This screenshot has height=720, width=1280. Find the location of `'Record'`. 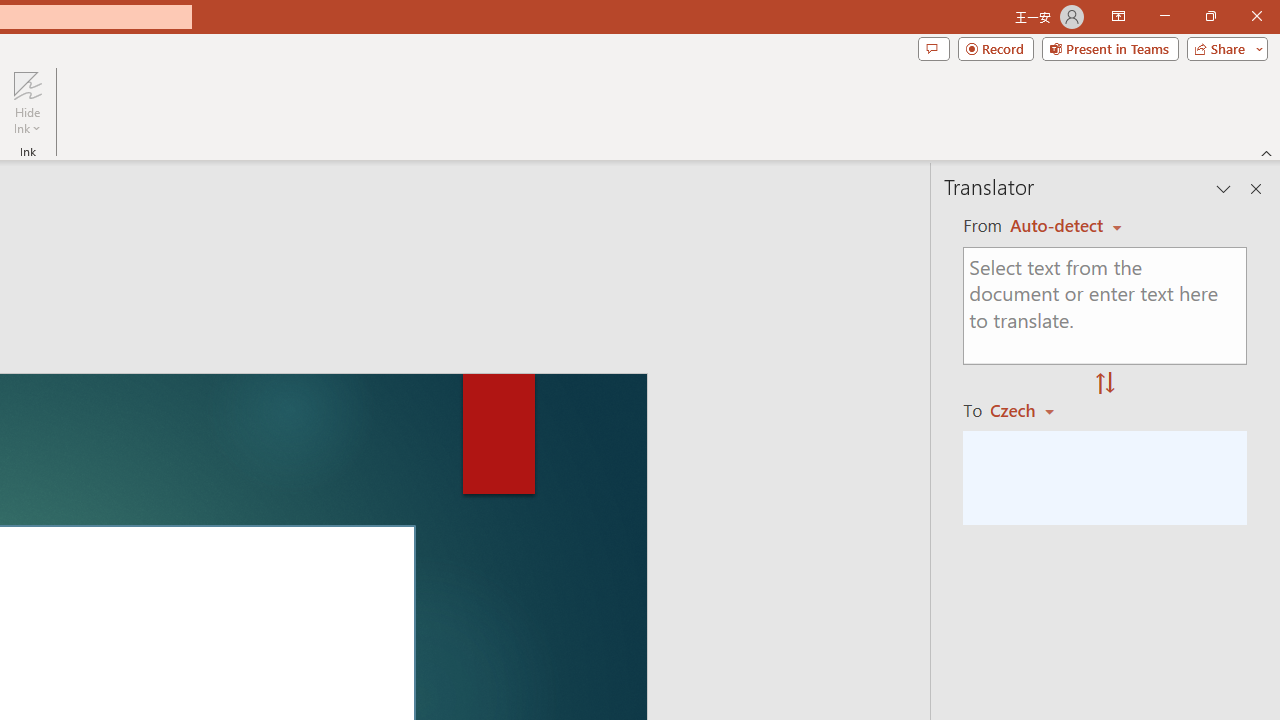

'Record' is located at coordinates (995, 47).